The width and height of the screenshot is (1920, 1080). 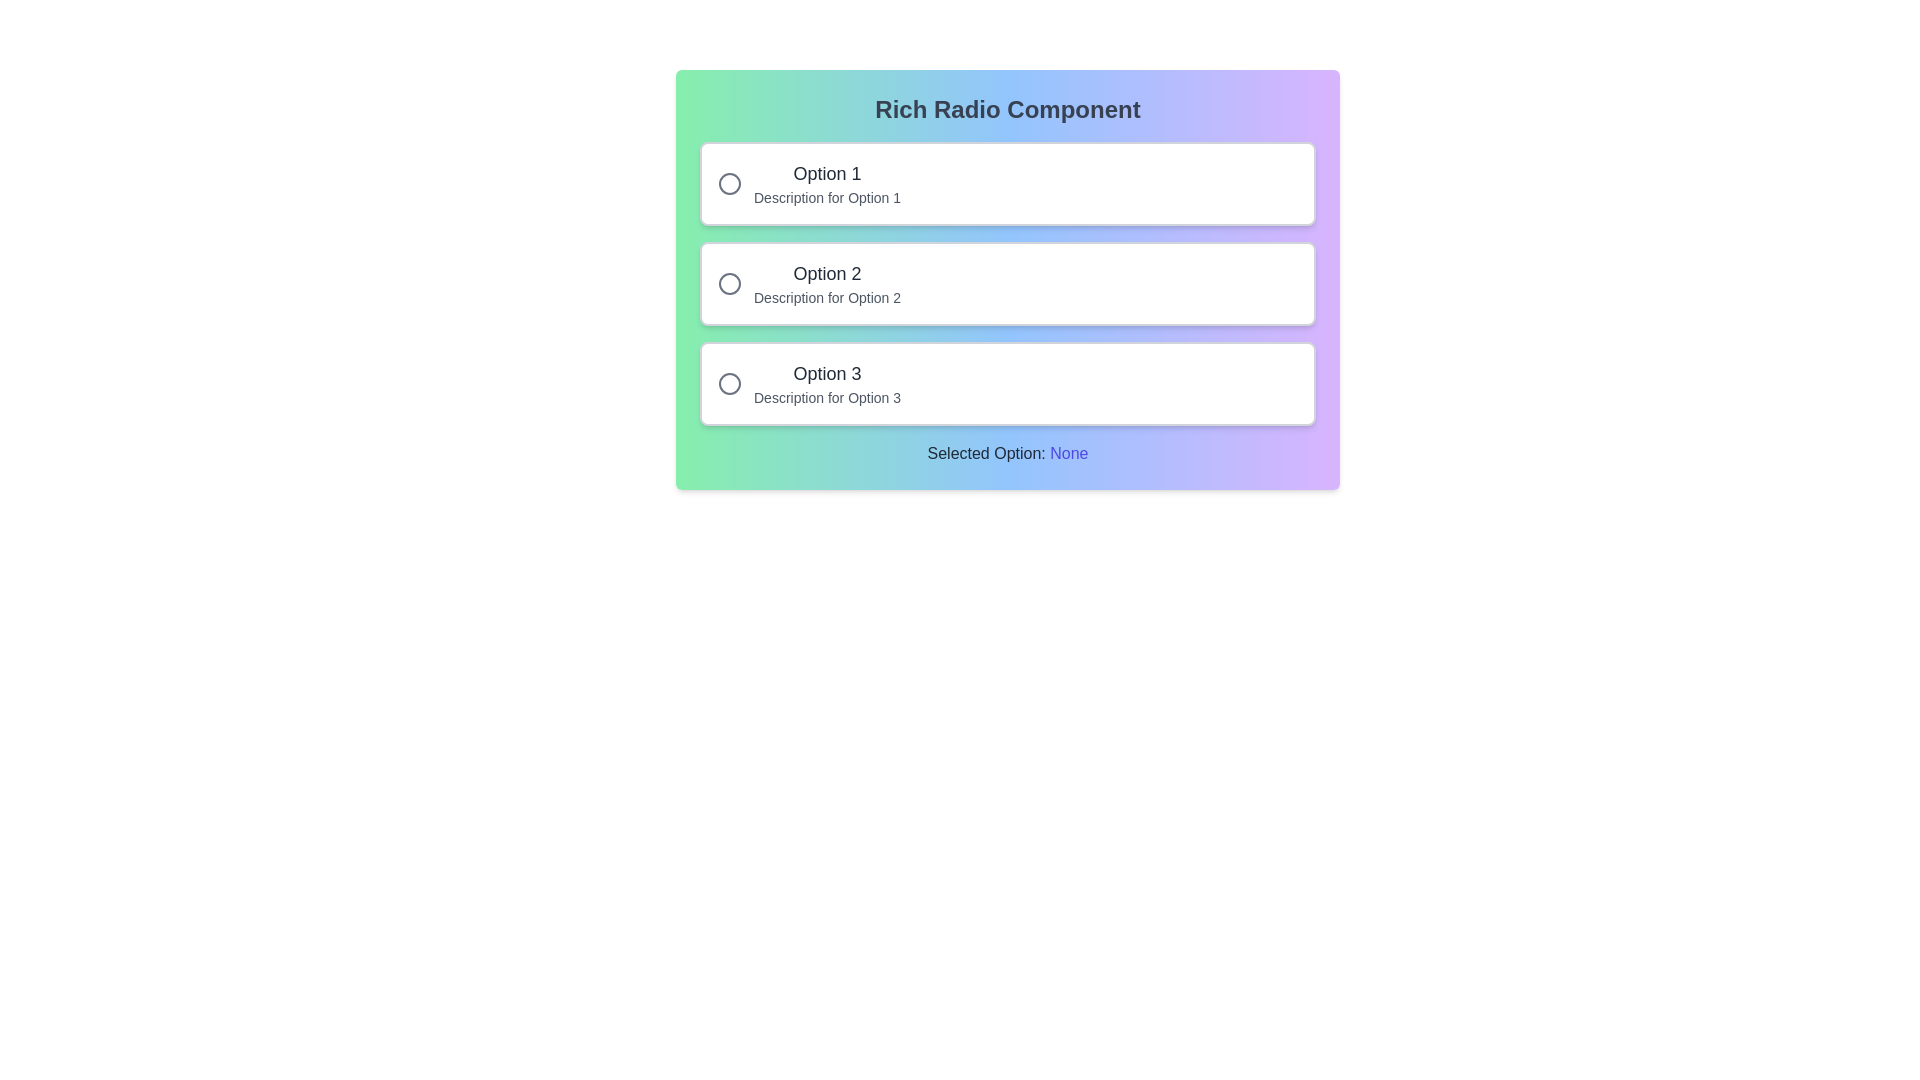 What do you see at coordinates (827, 172) in the screenshot?
I see `the first text label of the first radio button option in the multiple-choice component, located above the descriptive text 'Description for Option 1'` at bounding box center [827, 172].